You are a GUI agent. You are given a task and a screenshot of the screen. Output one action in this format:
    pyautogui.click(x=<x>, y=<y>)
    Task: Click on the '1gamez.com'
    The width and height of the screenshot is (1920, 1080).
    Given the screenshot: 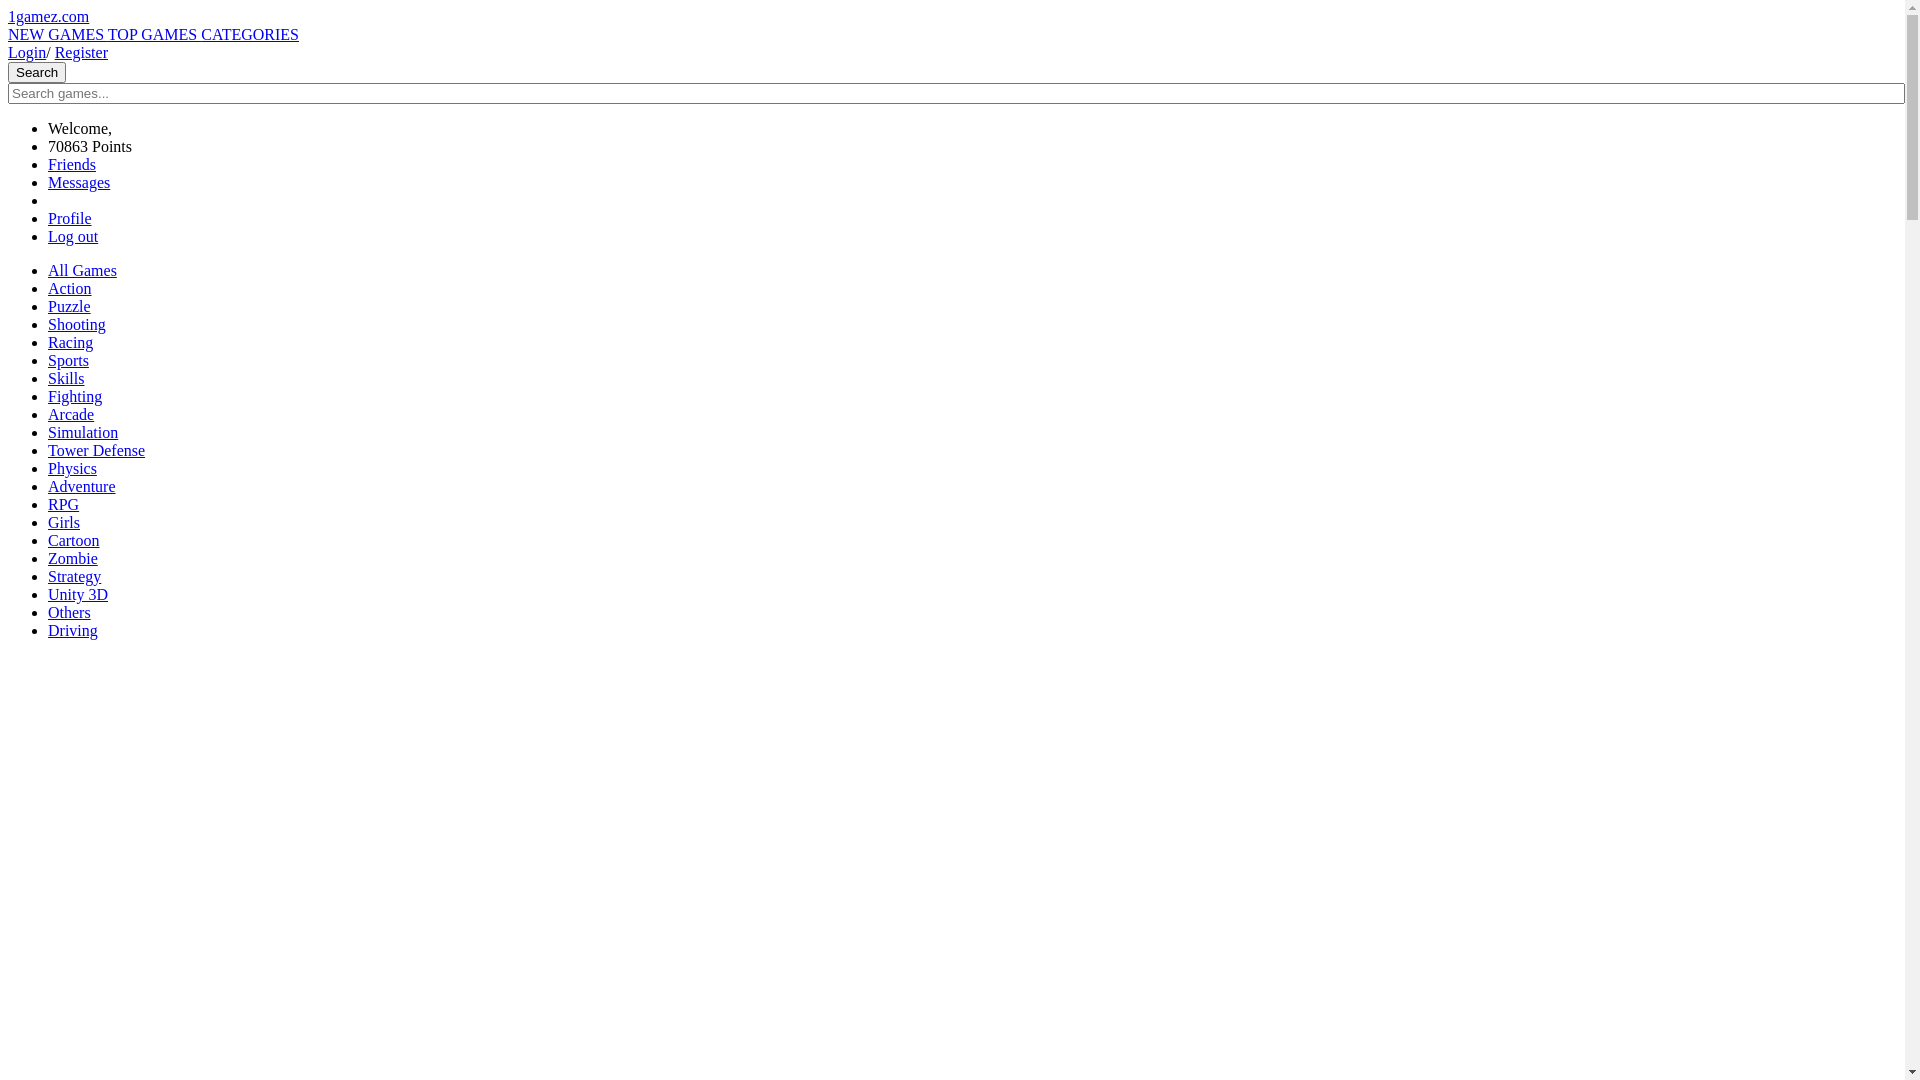 What is the action you would take?
    pyautogui.click(x=48, y=16)
    